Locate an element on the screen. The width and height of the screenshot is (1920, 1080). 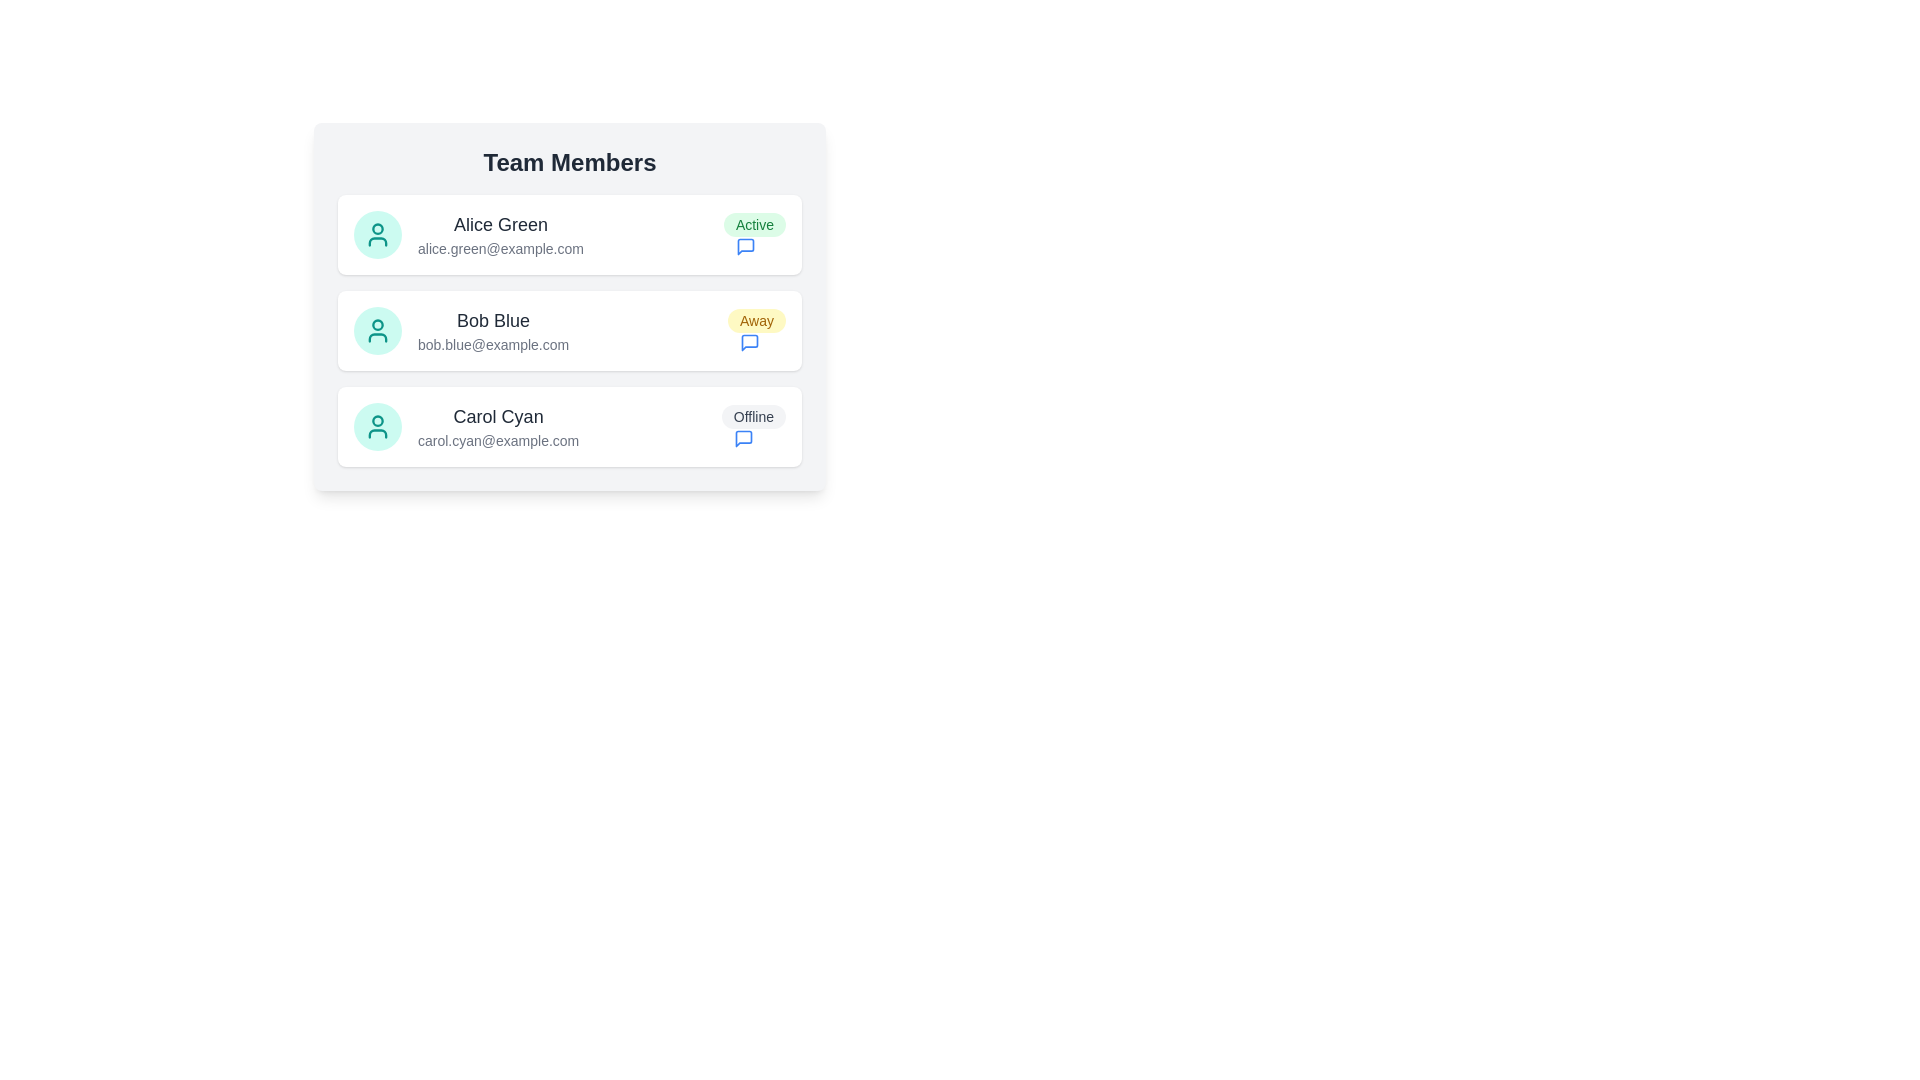
to select the user displayed on the Information display card at the top of the 'Team Members' section, which contains their name and email address is located at coordinates (468, 234).